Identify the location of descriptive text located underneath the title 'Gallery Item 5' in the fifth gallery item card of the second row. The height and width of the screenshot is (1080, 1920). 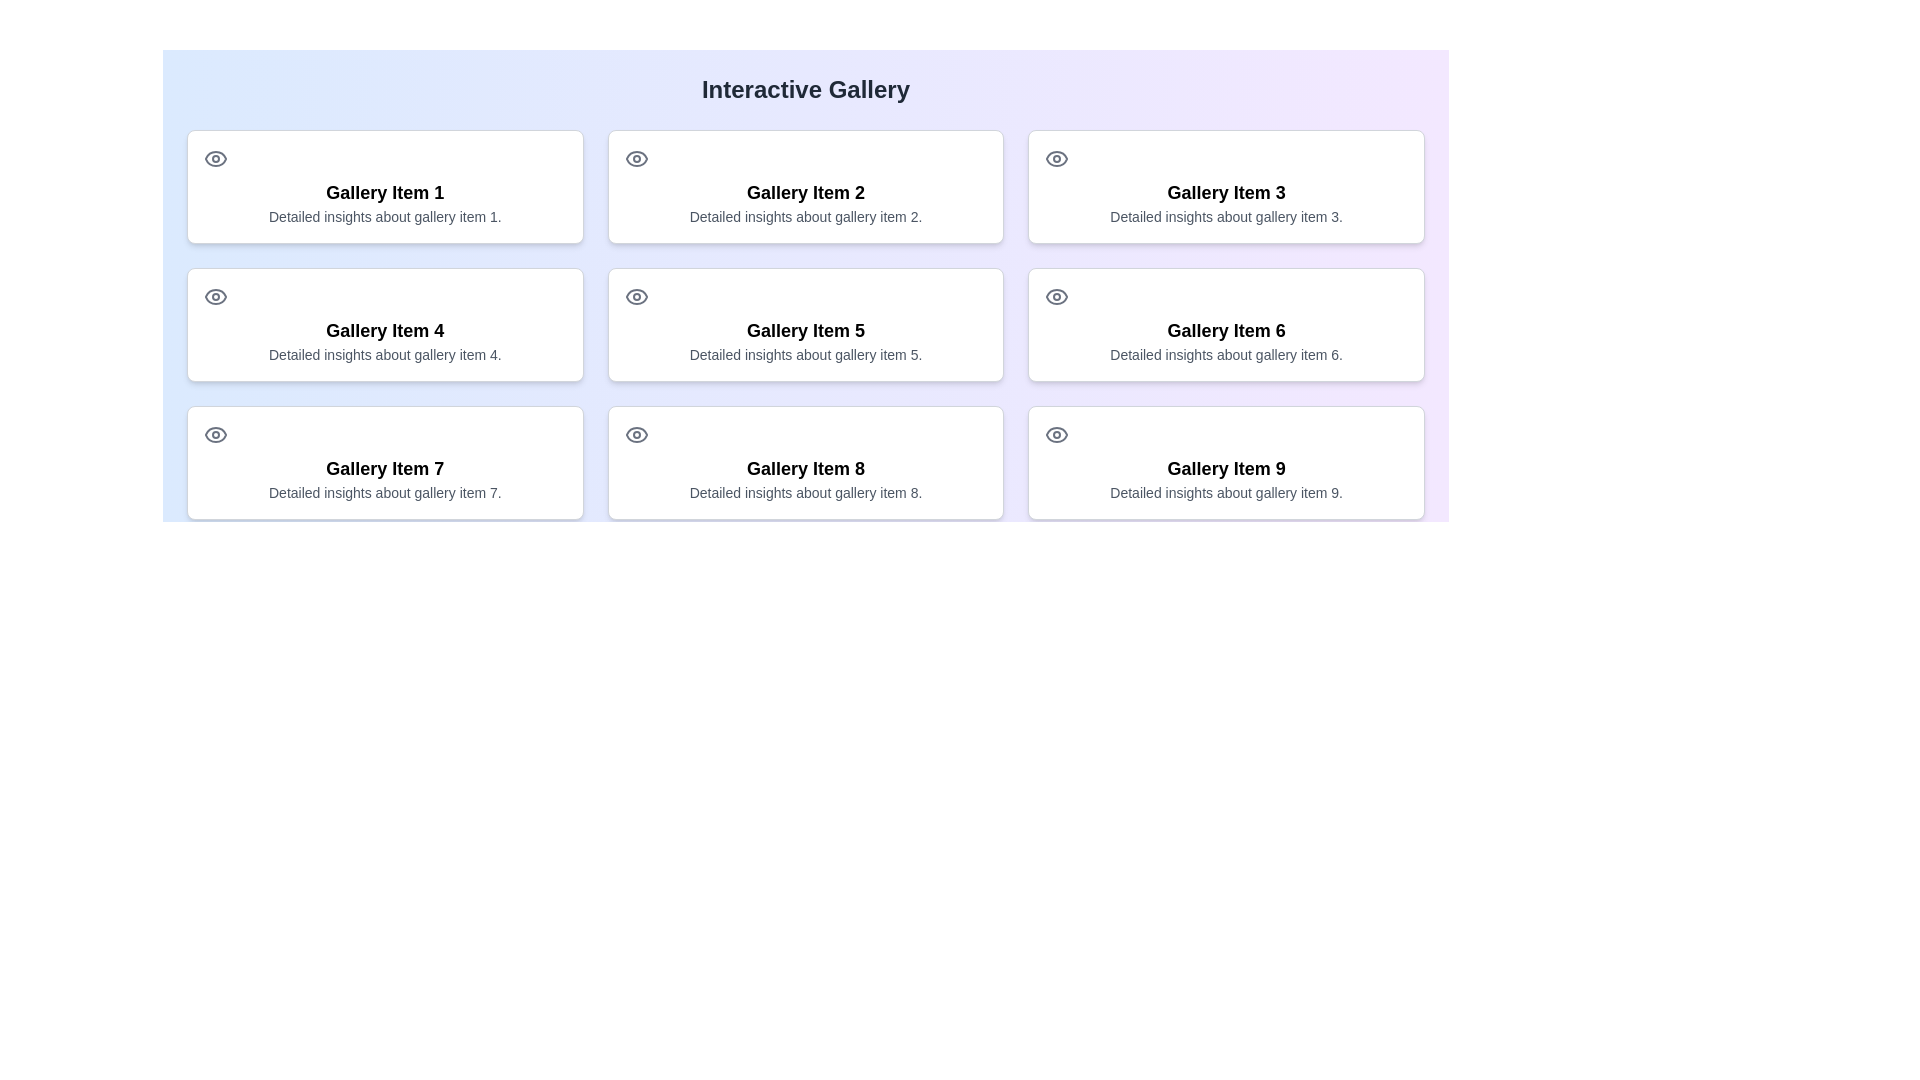
(806, 353).